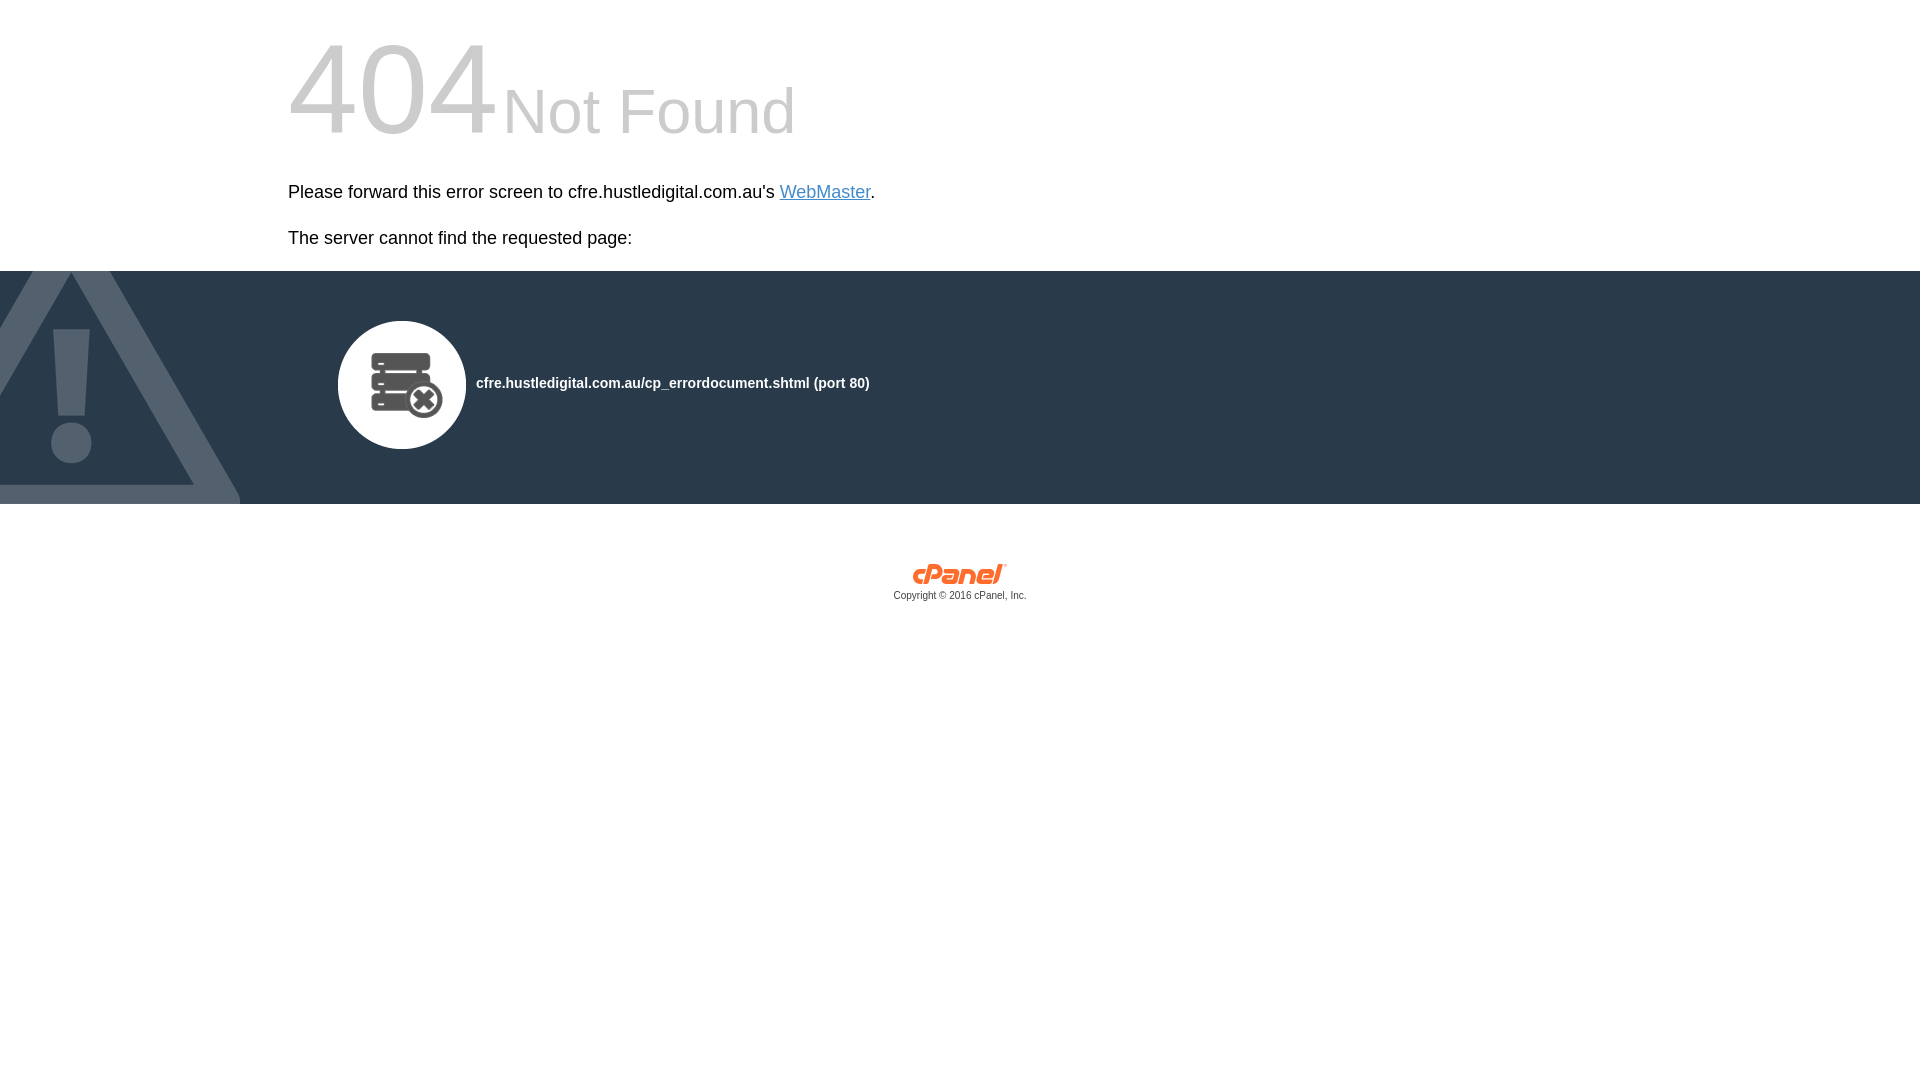 Image resolution: width=1920 pixels, height=1080 pixels. Describe the element at coordinates (825, 192) in the screenshot. I see `'WebMaster'` at that location.